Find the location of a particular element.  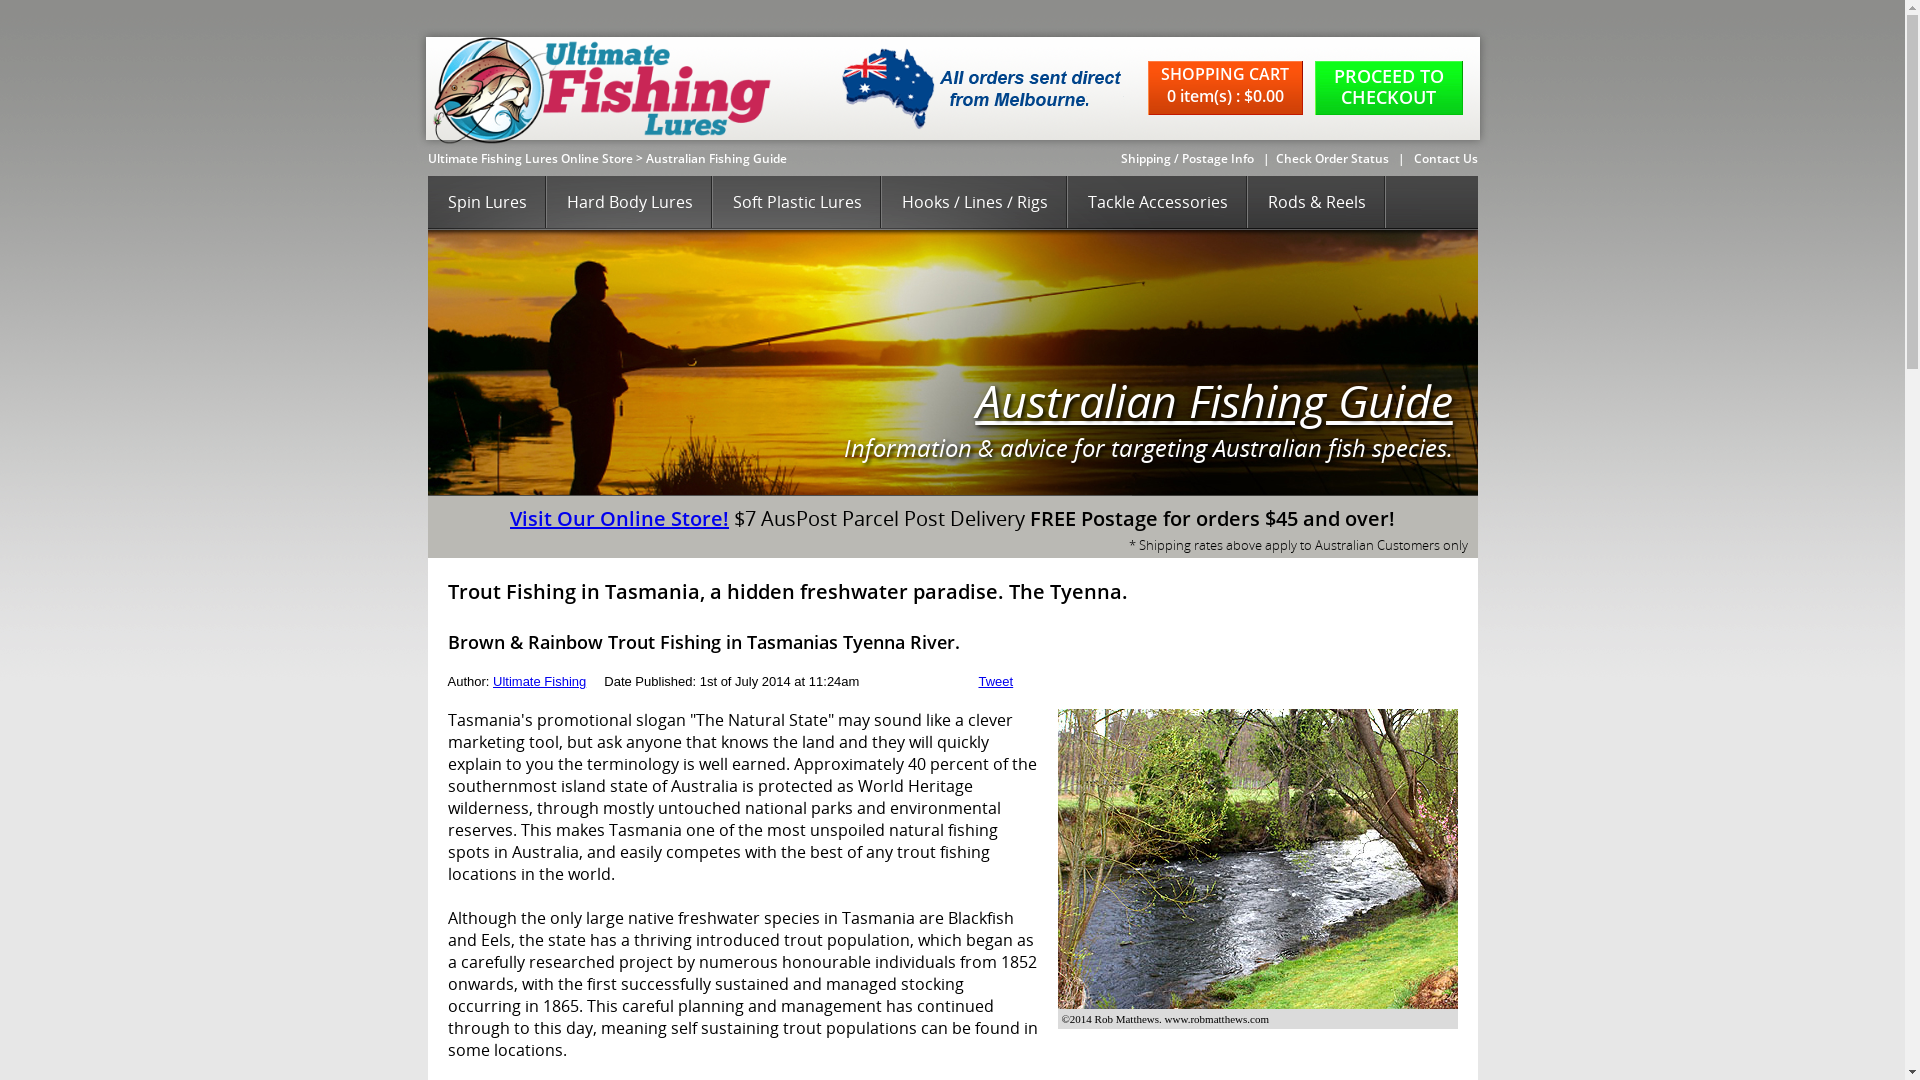

'Contact Us' is located at coordinates (1445, 157).